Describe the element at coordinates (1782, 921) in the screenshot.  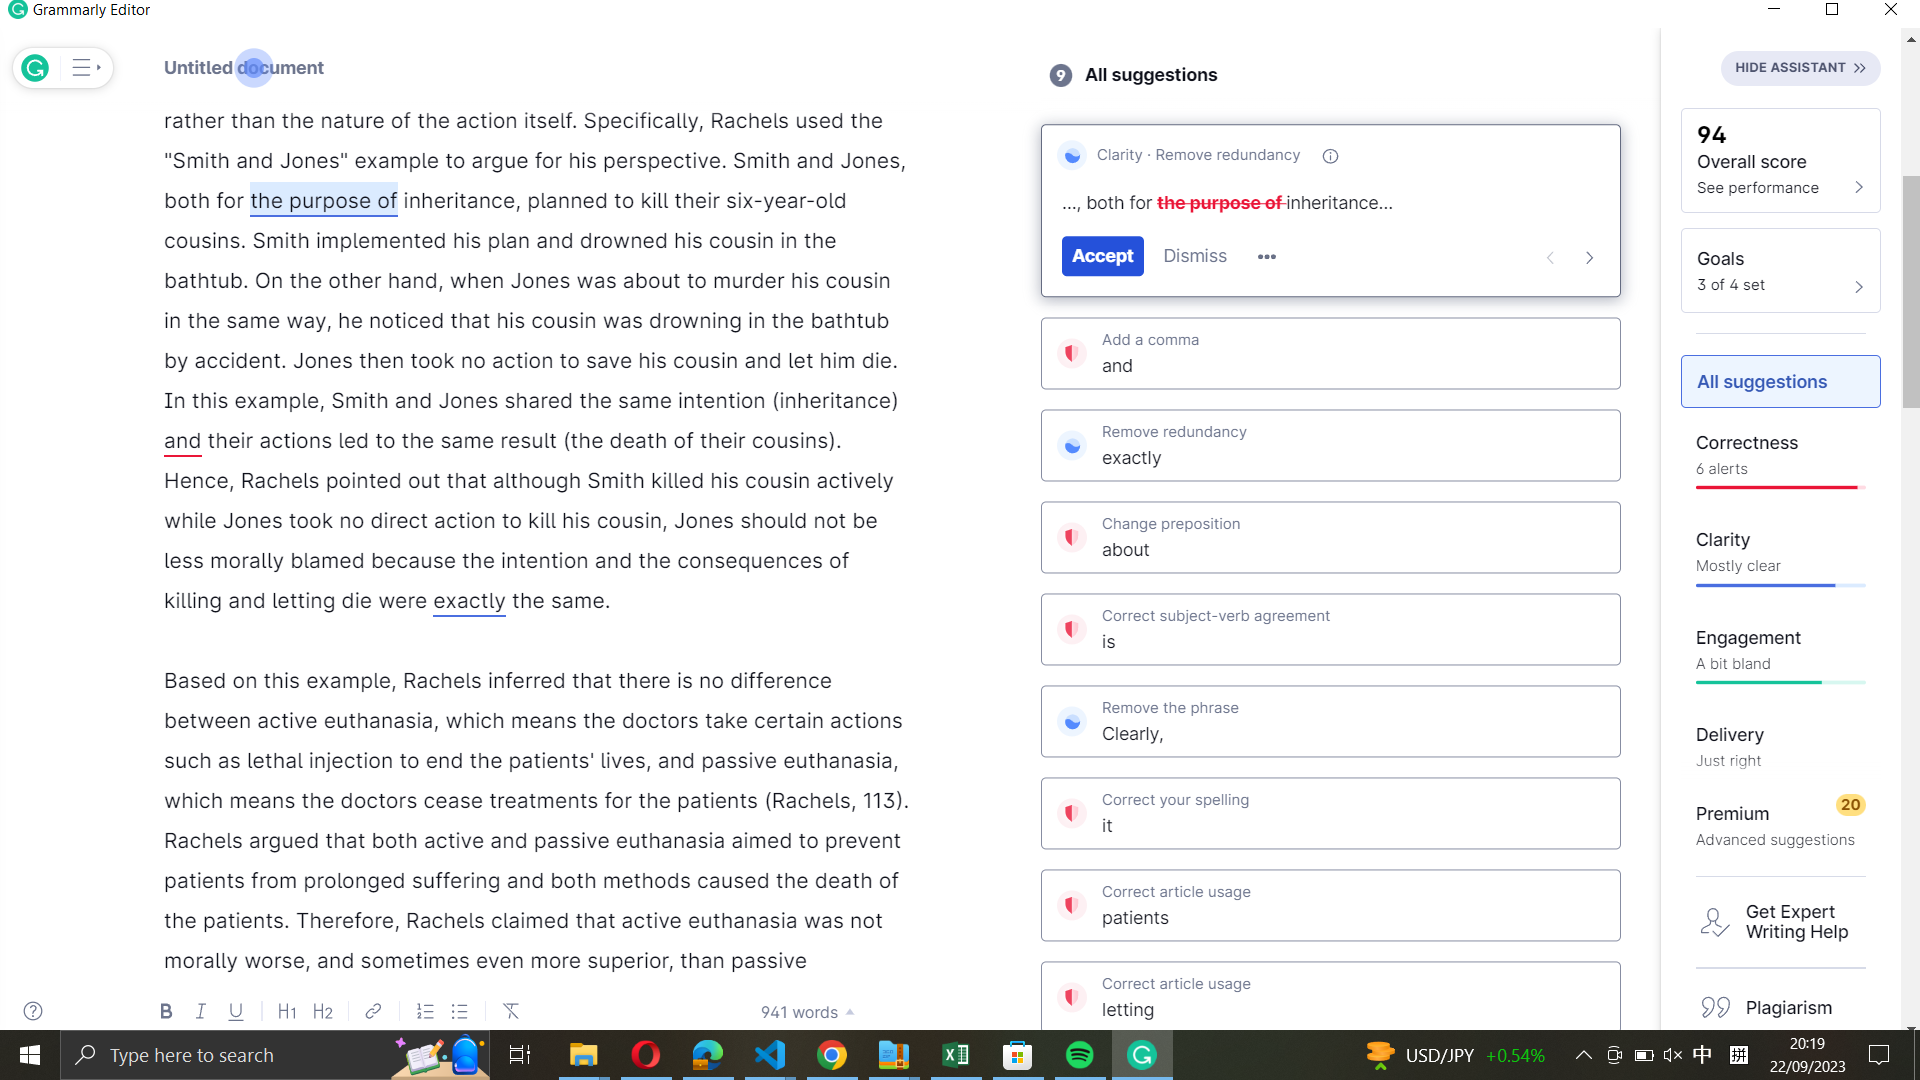
I see `Grammarly professional help` at that location.